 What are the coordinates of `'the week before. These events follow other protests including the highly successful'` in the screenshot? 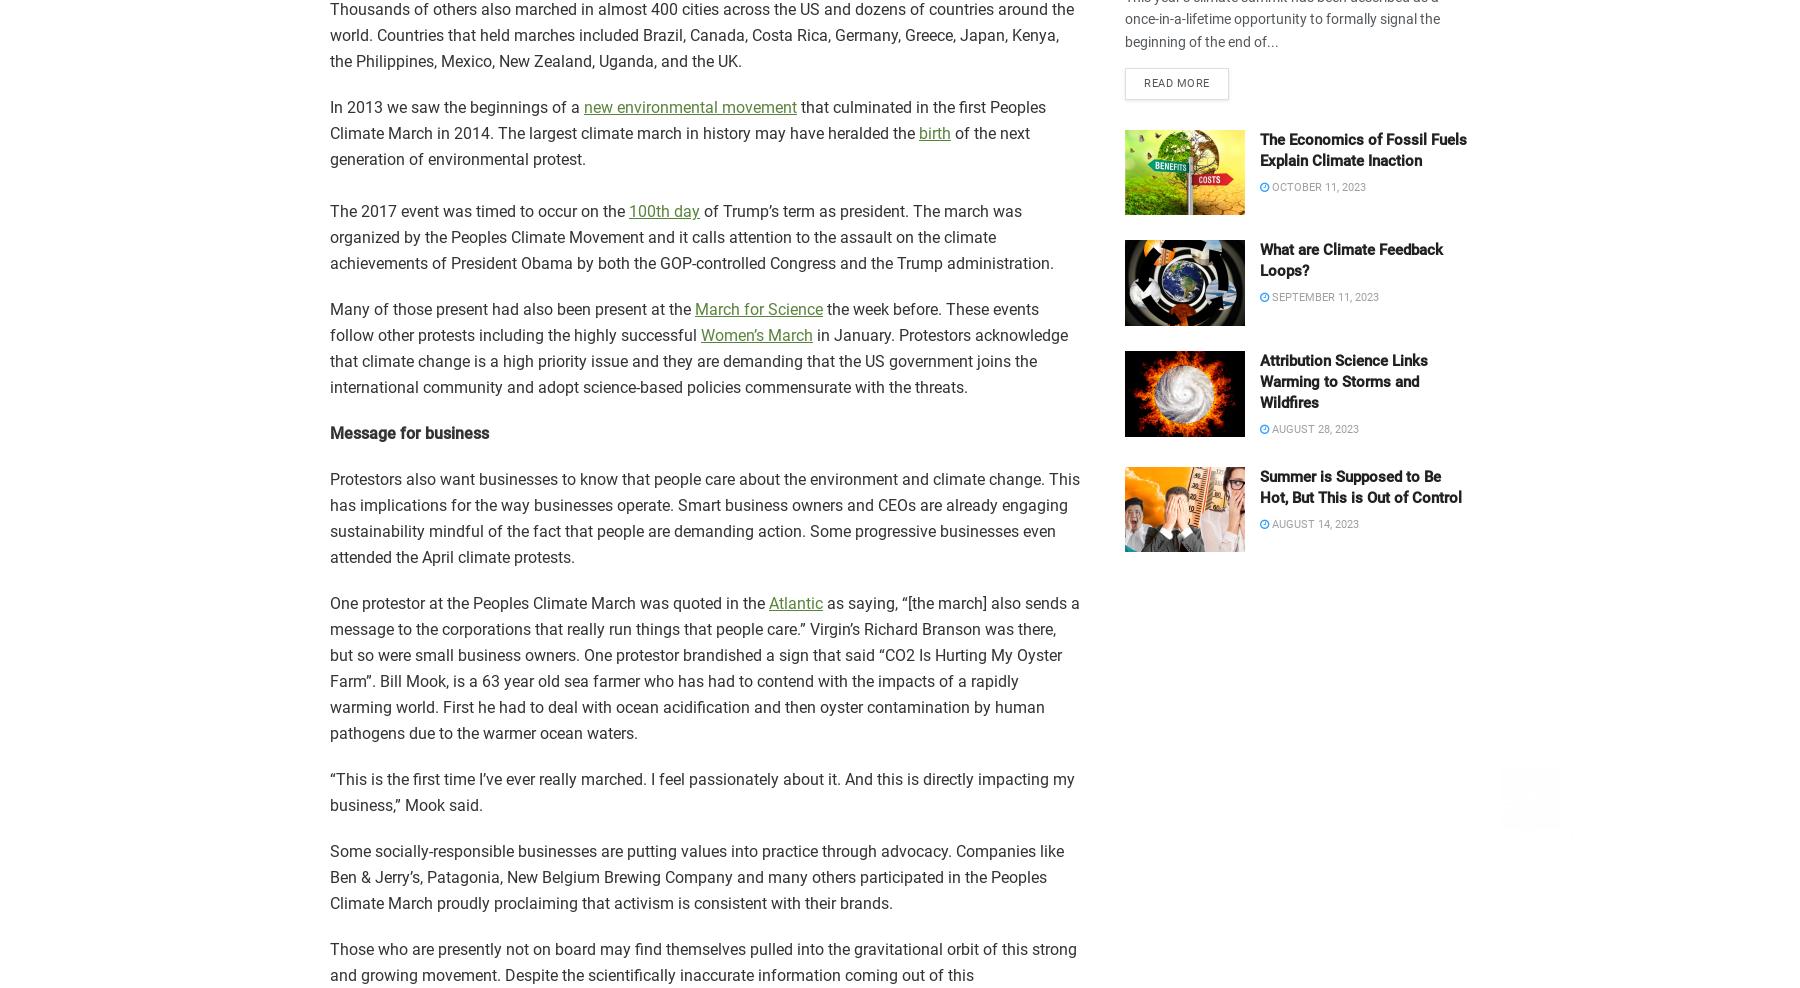 It's located at (683, 322).